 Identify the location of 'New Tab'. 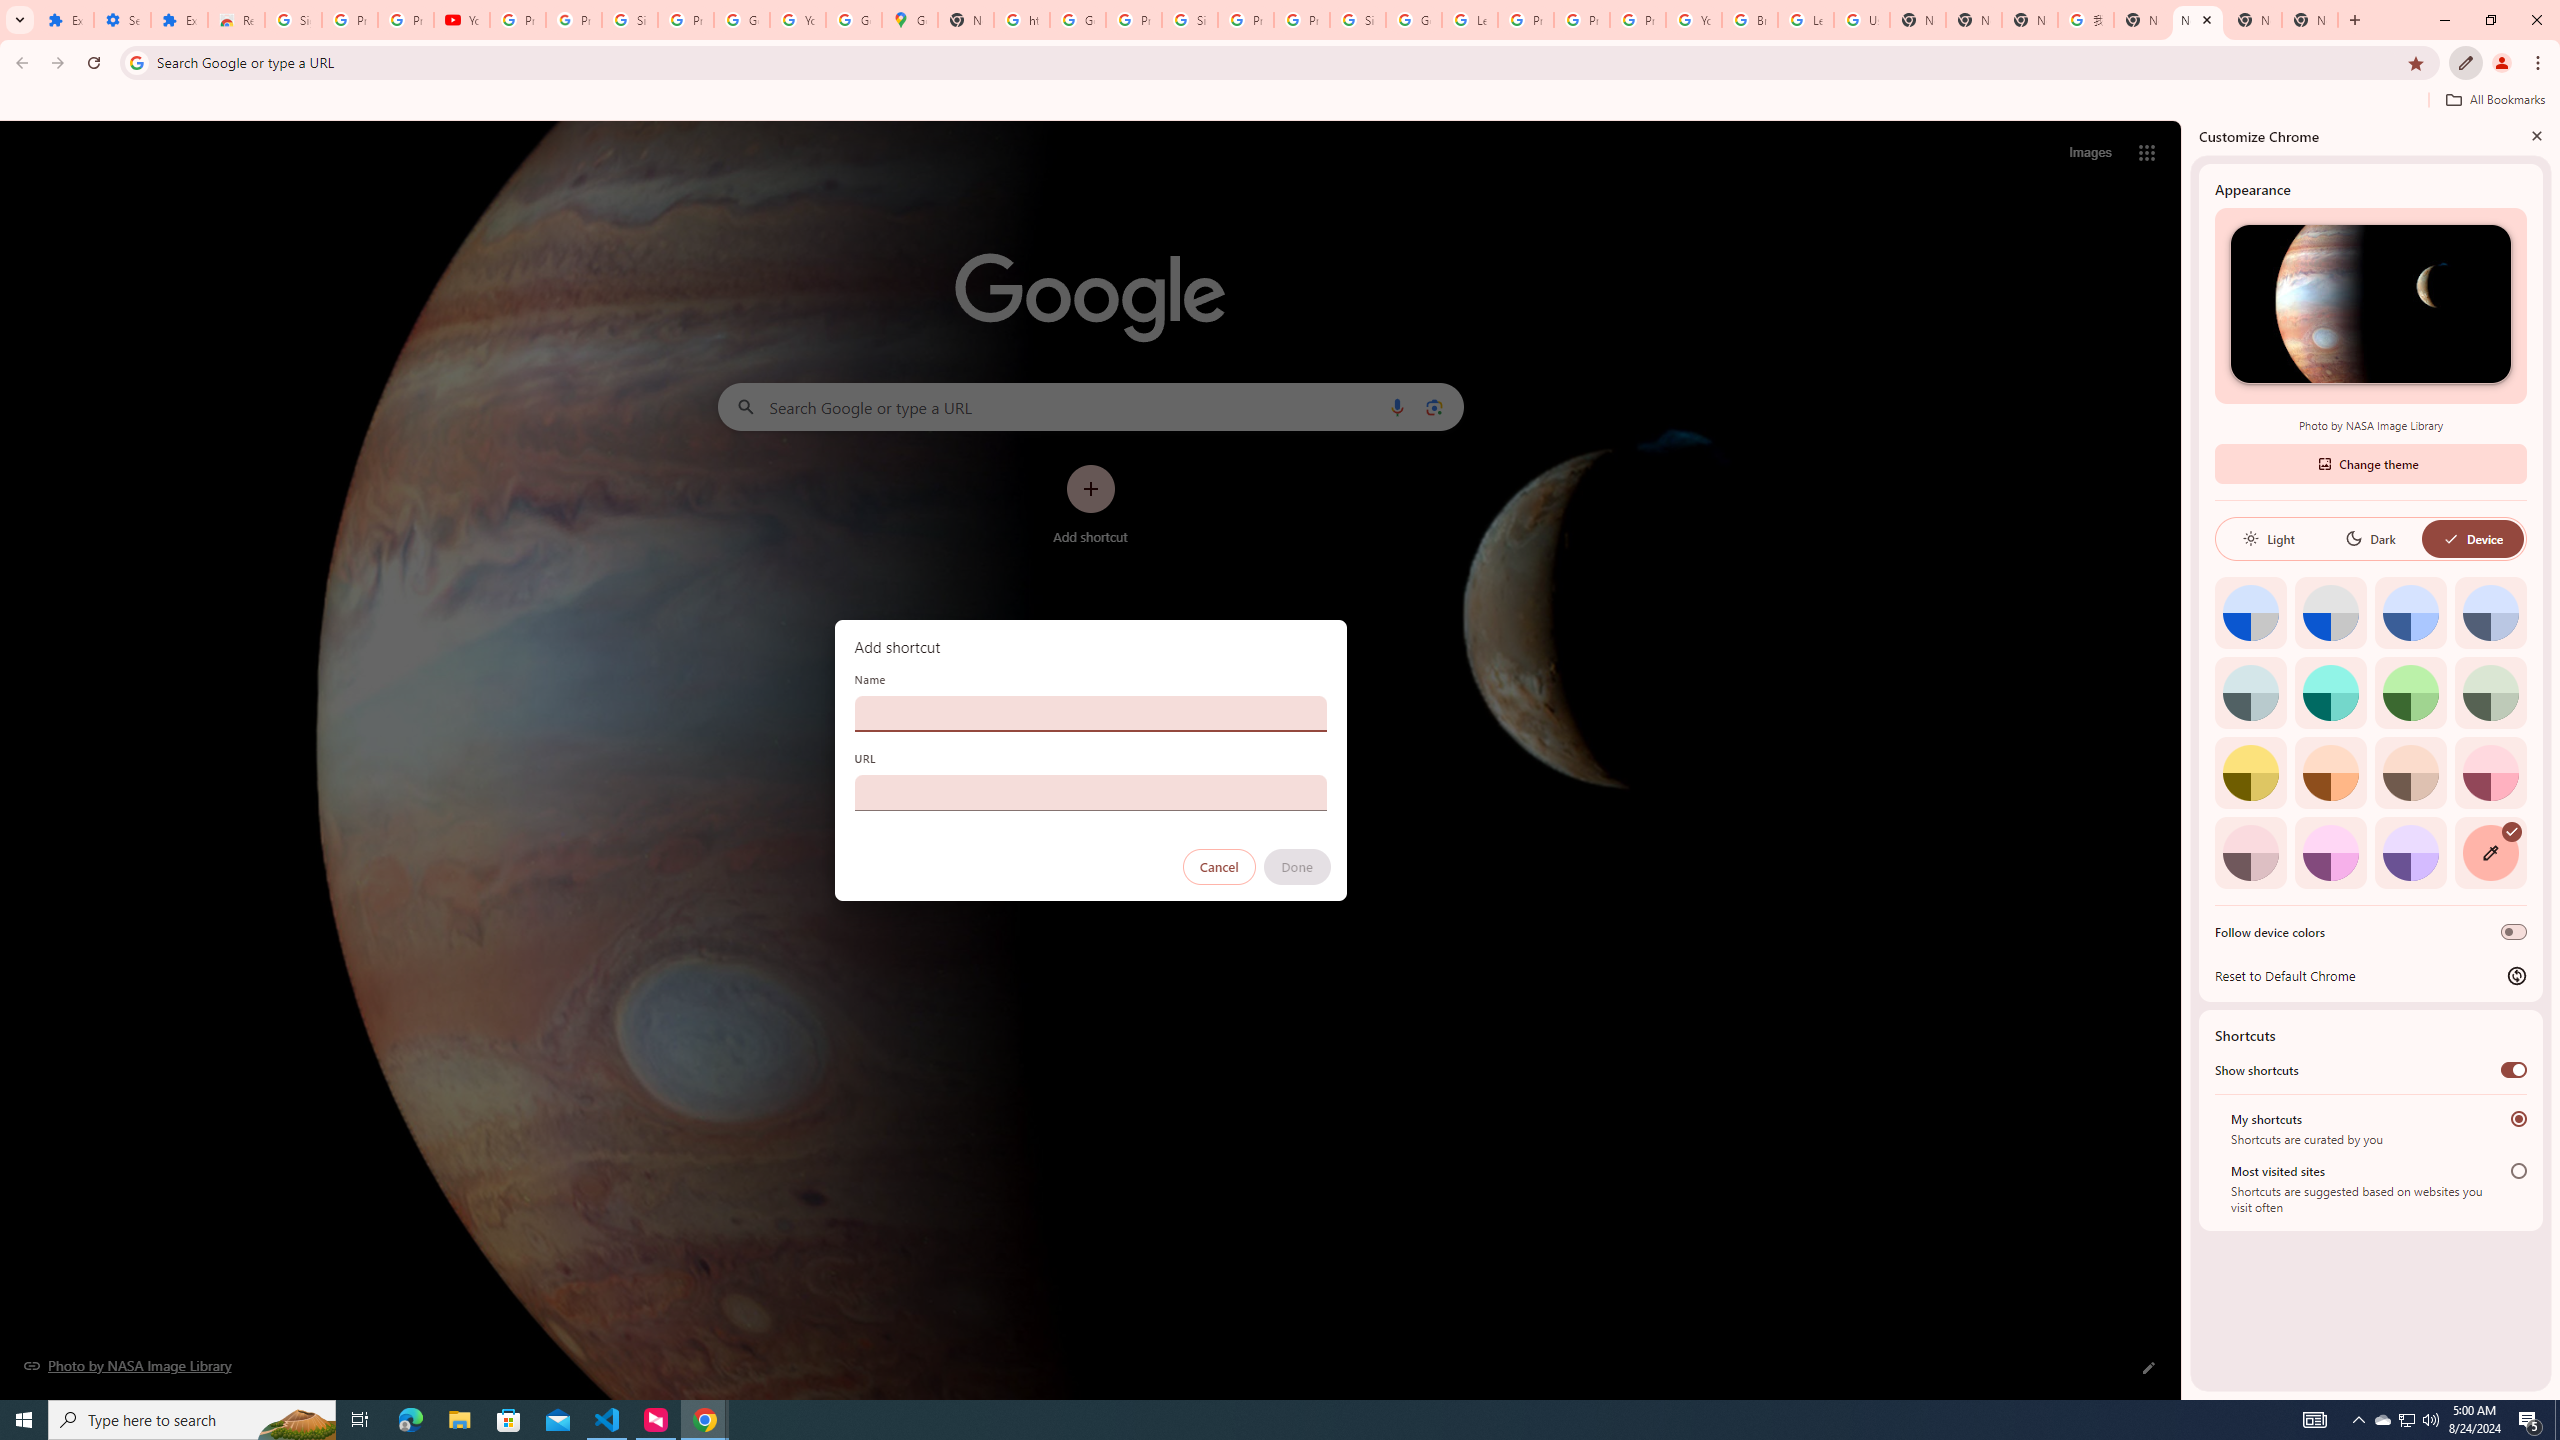
(2310, 19).